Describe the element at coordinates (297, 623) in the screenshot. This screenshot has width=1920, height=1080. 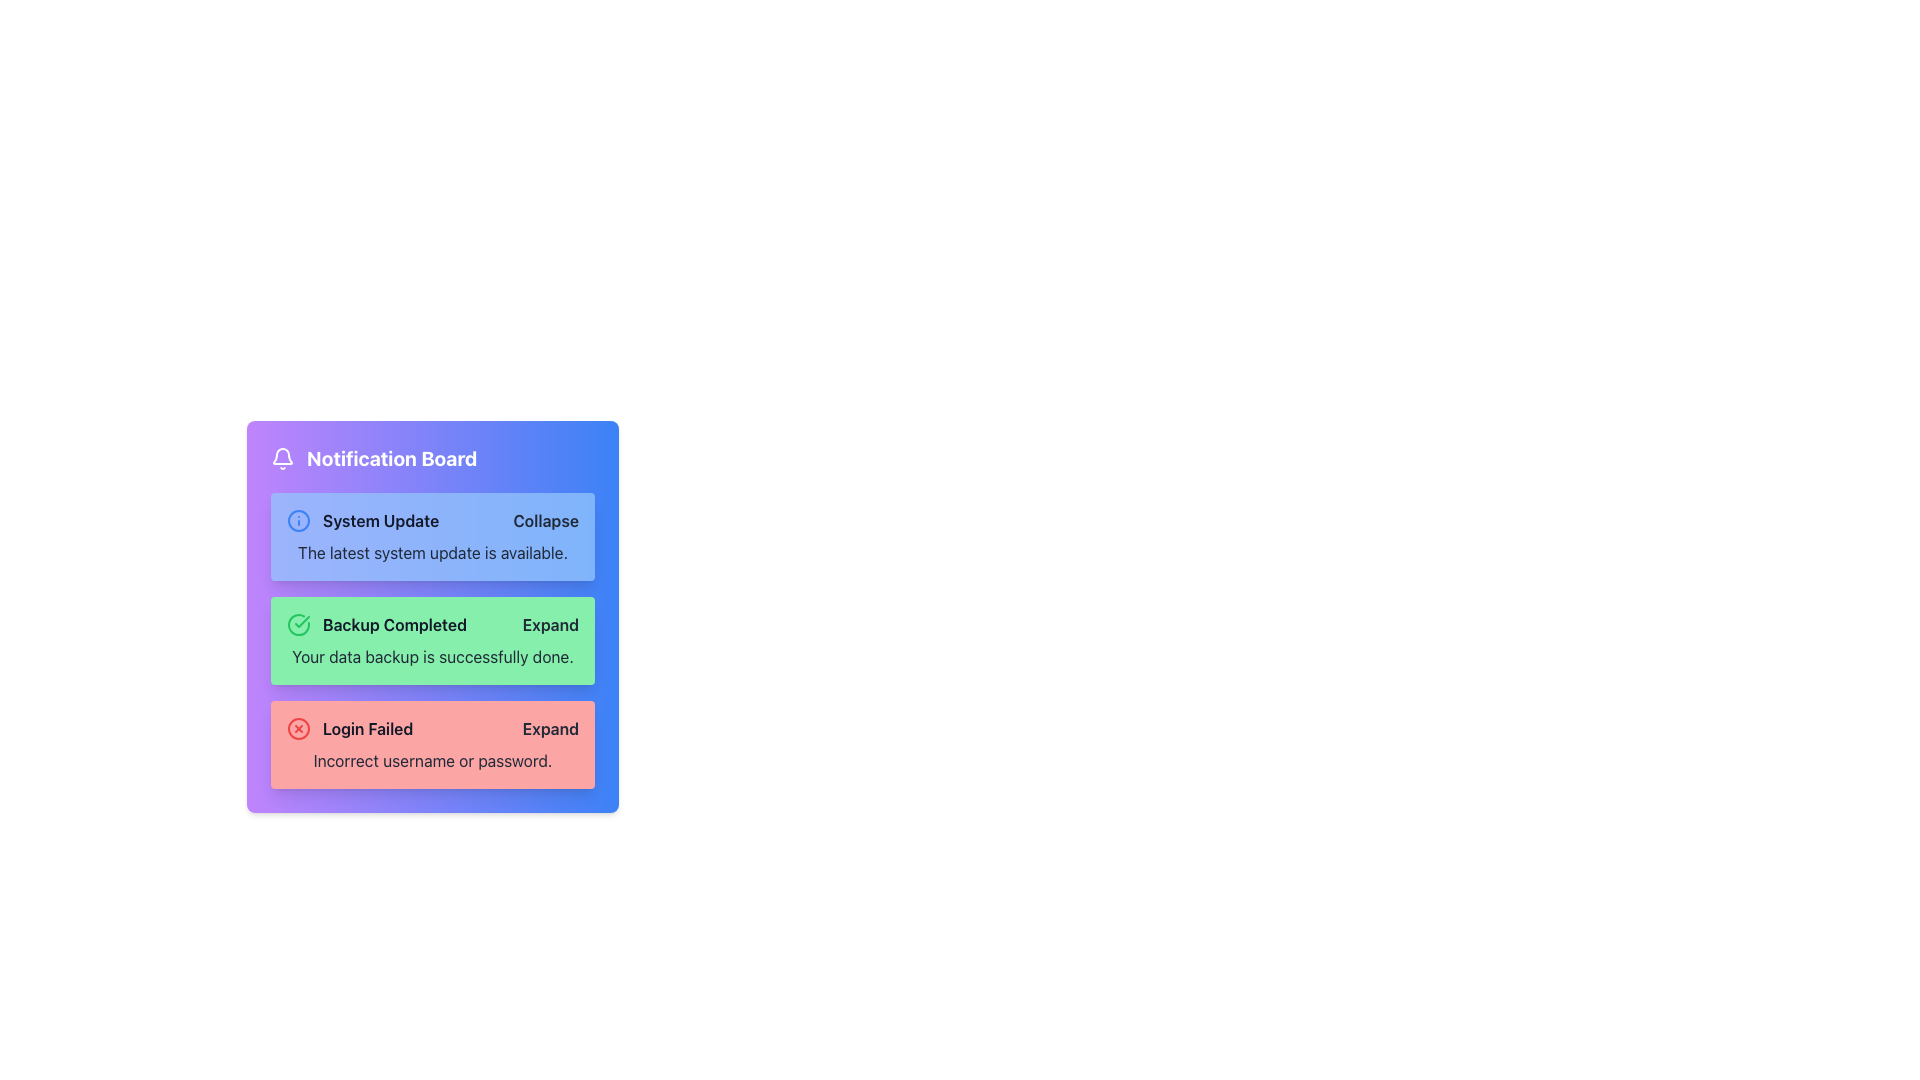
I see `the circular SVG-based icon that indicates the successful completion of a backup operation, positioned to the left of the 'Backup Completed' text label in the second notification item of the notification board` at that location.